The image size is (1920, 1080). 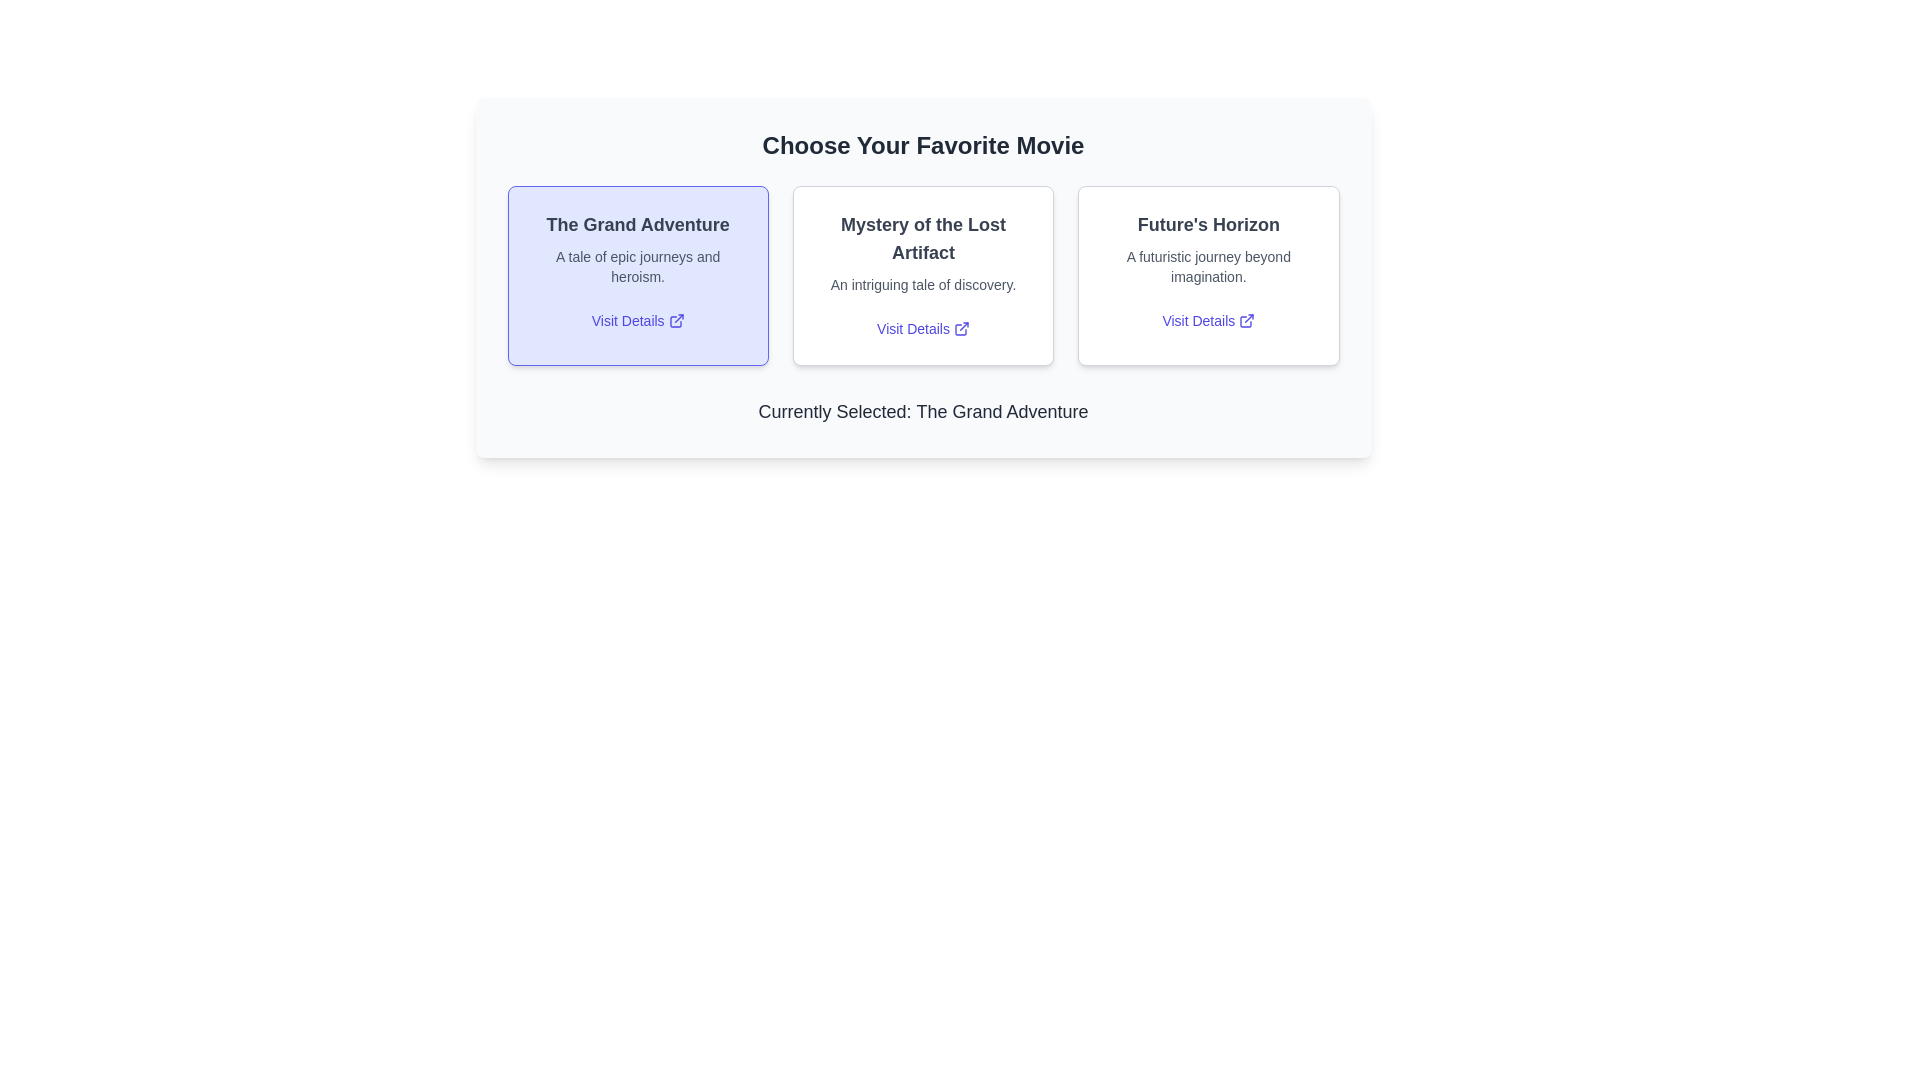 What do you see at coordinates (922, 411) in the screenshot?
I see `the text label that displays 'Currently Selected: The Grand Adventure', which is centered below the movie selection grid` at bounding box center [922, 411].